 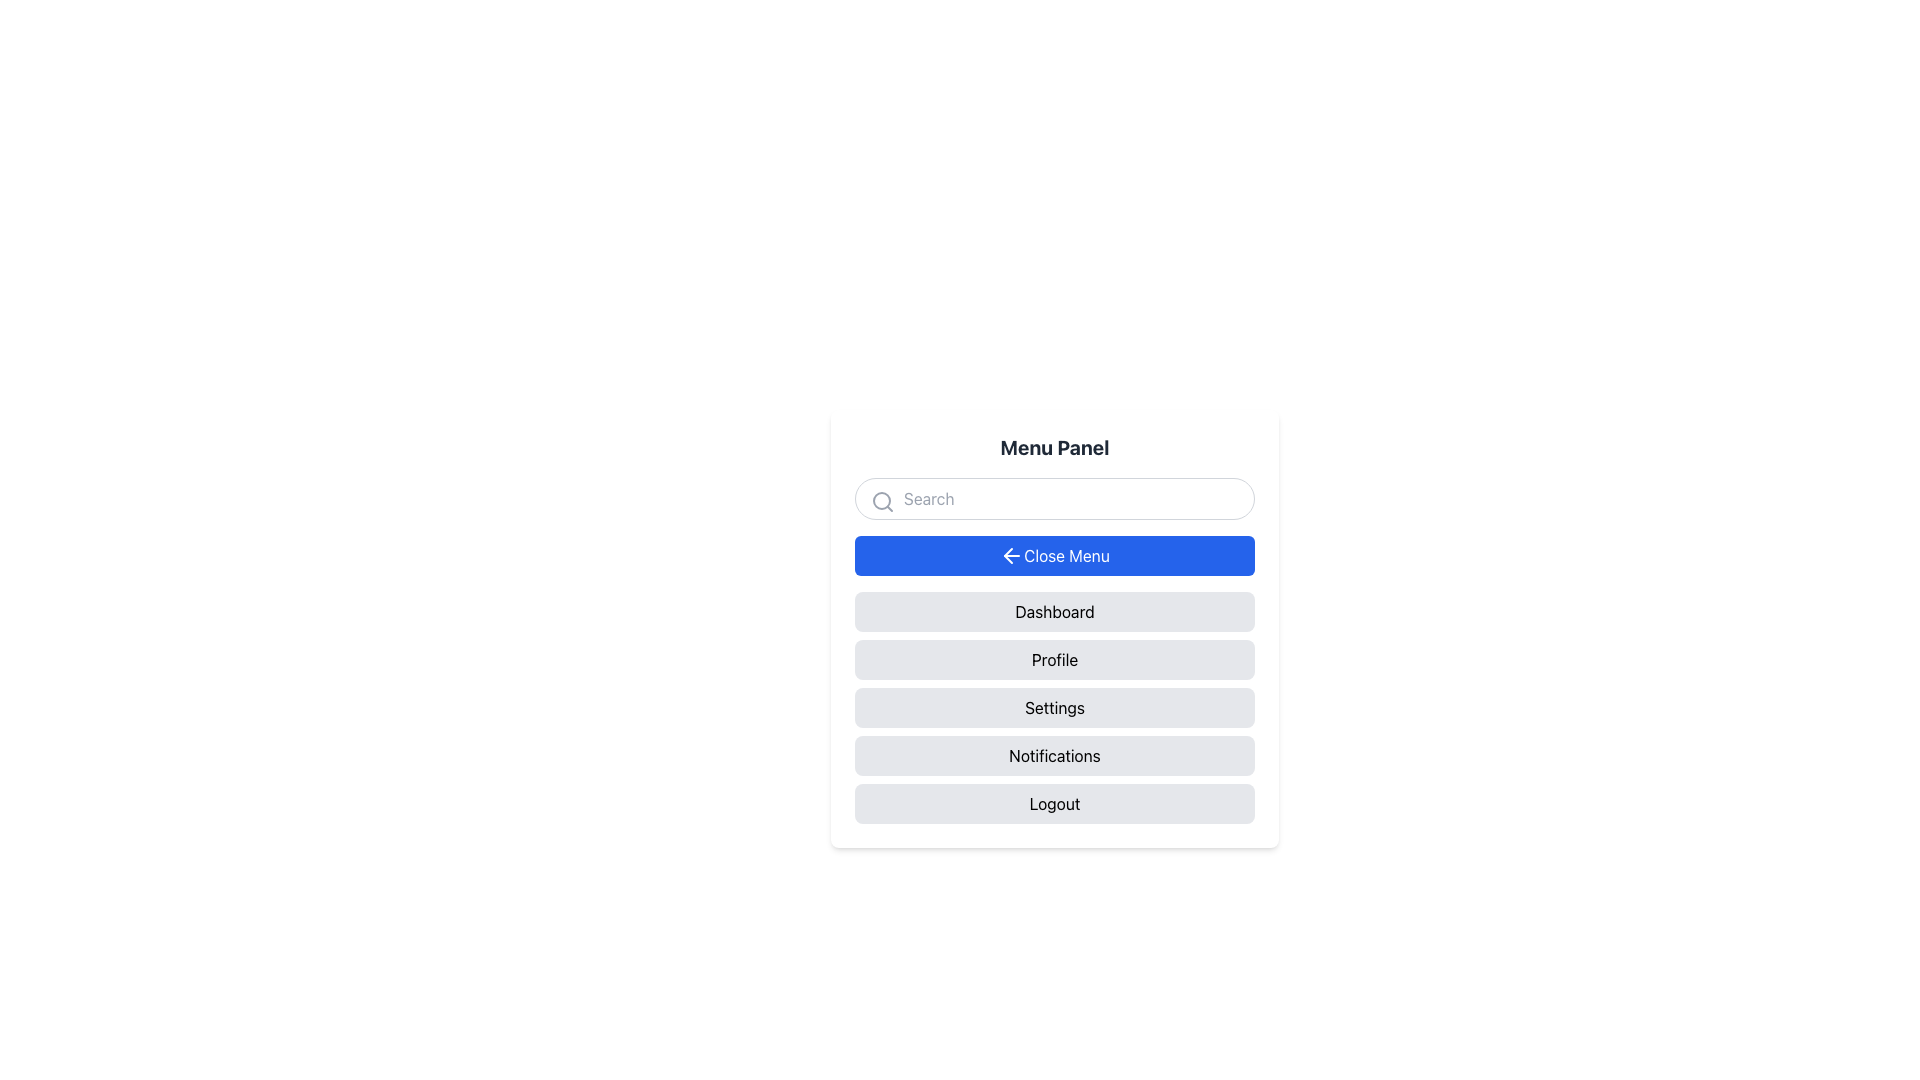 I want to click on the button located within the 'Menu Panel' above the 'Dashboard' menu option, so click(x=1054, y=555).